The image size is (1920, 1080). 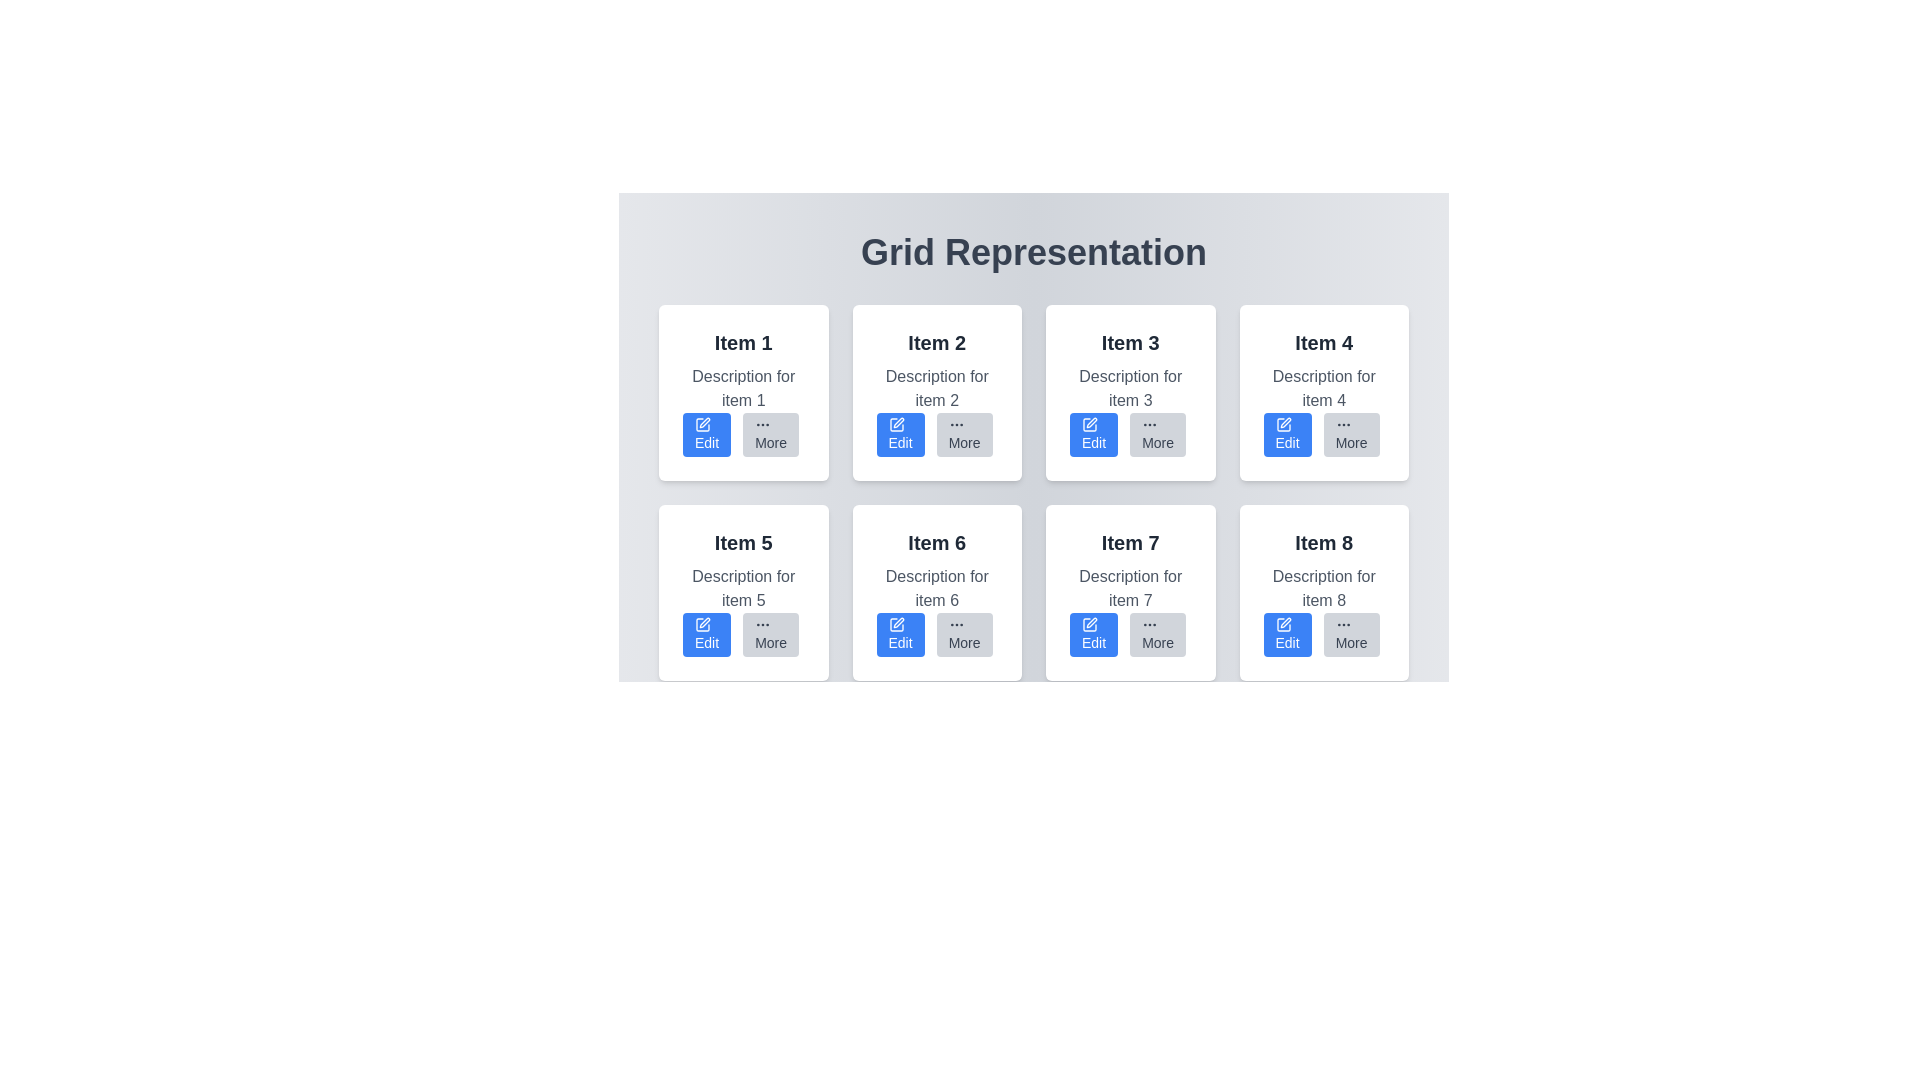 What do you see at coordinates (935, 434) in the screenshot?
I see `the 'More' button in the grouped component of quick actions related to 'Item 2'` at bounding box center [935, 434].